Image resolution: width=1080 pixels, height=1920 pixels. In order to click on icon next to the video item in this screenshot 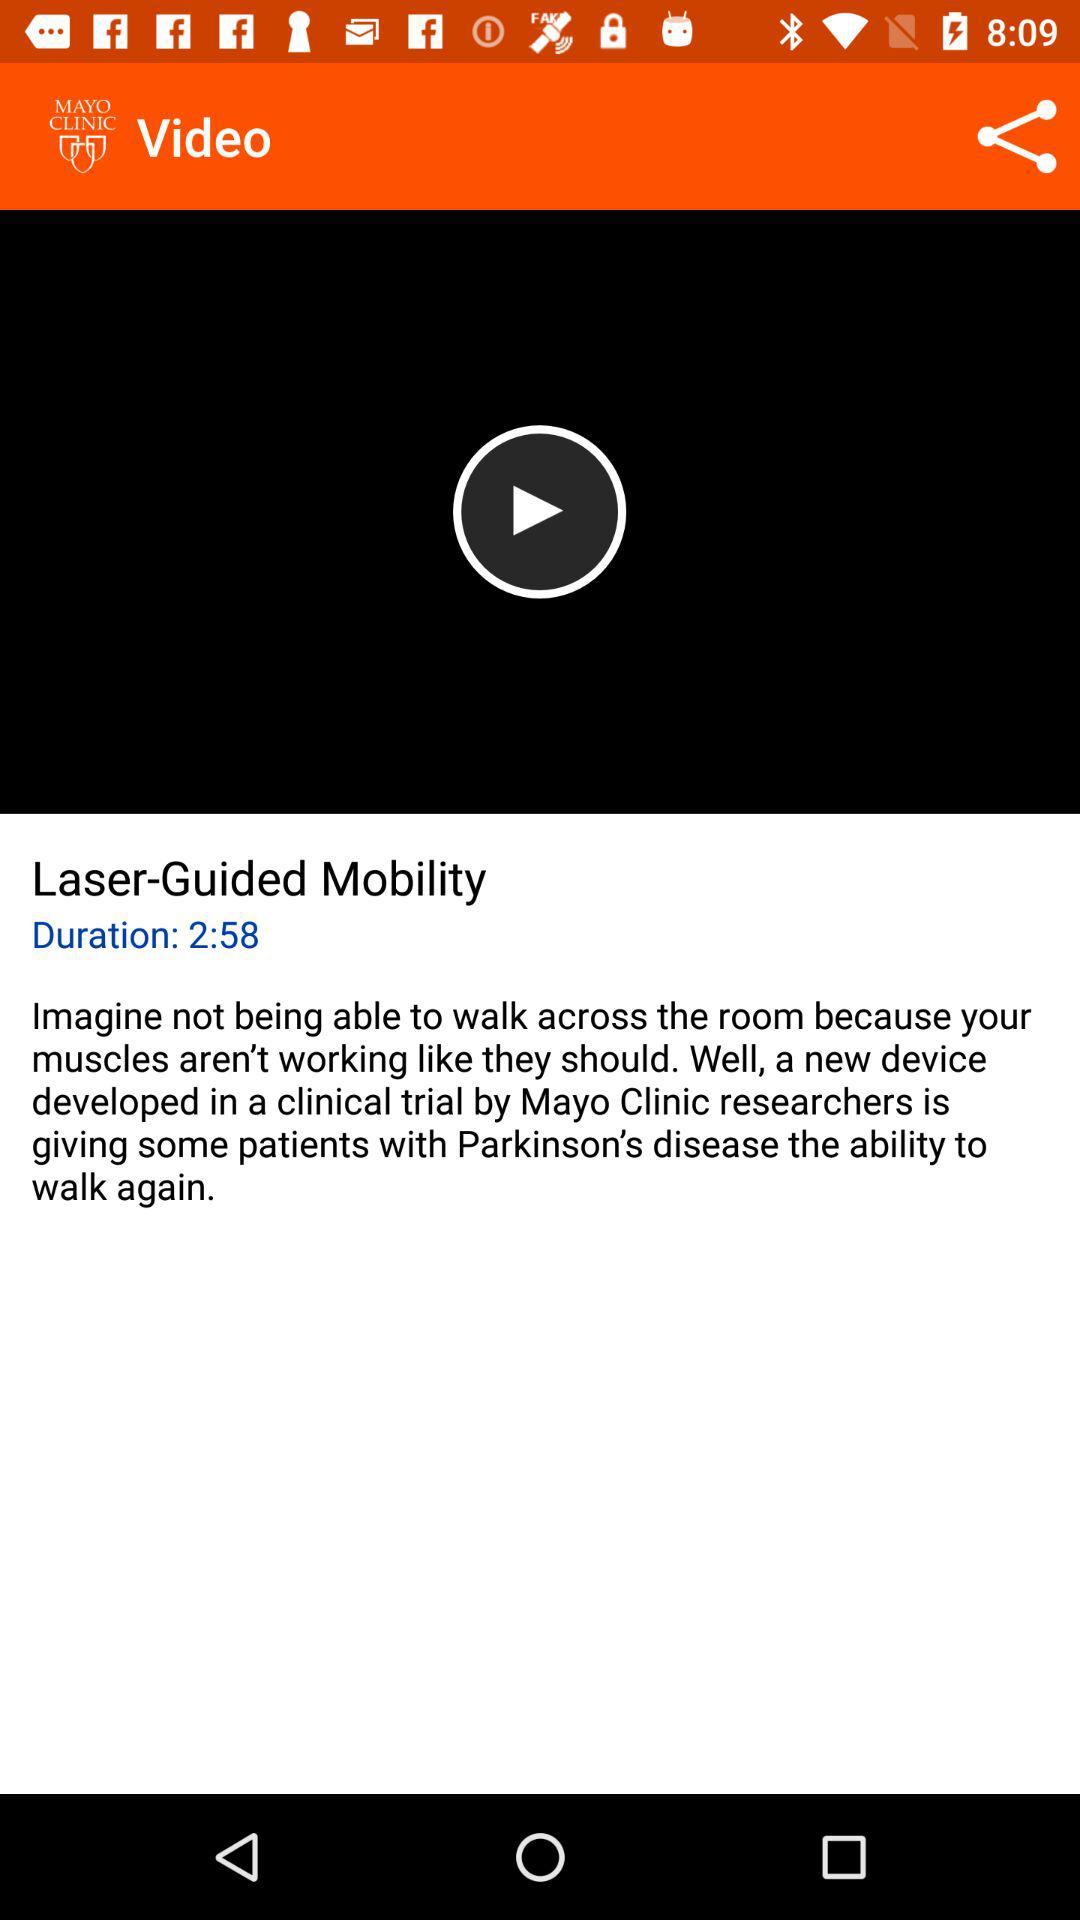, I will do `click(1017, 135)`.